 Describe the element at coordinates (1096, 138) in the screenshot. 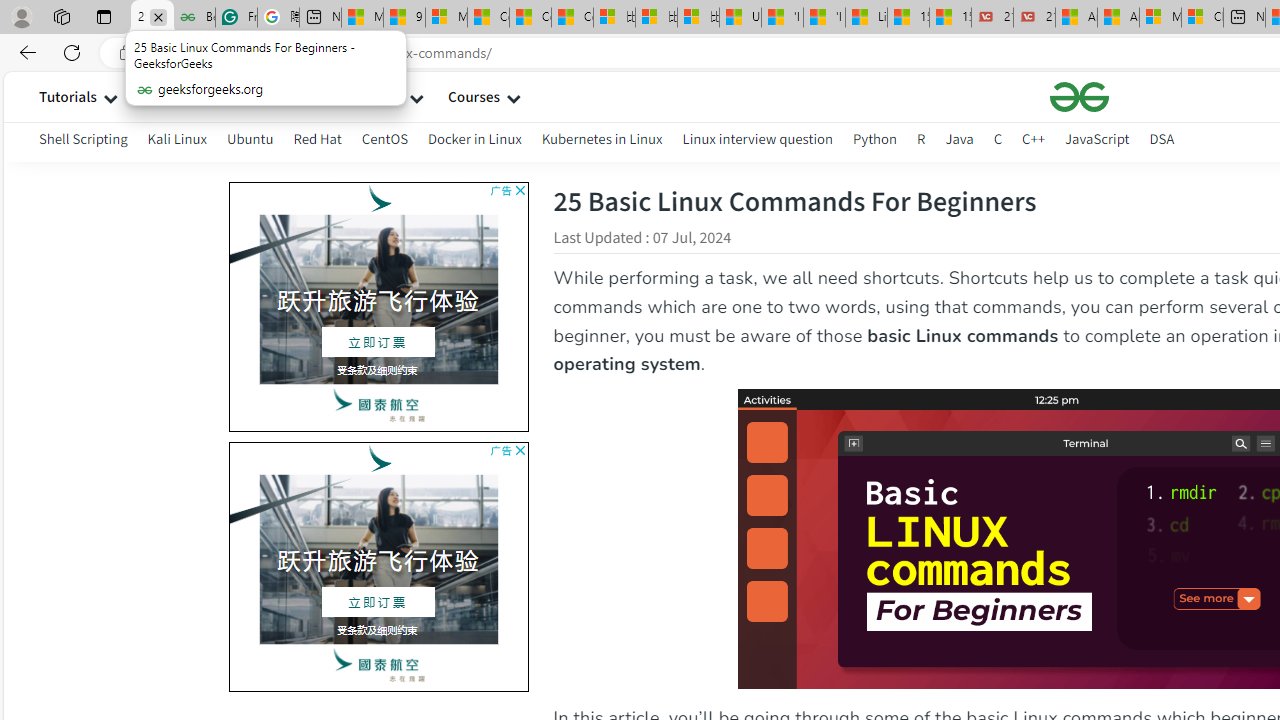

I see `'JavaScript'` at that location.